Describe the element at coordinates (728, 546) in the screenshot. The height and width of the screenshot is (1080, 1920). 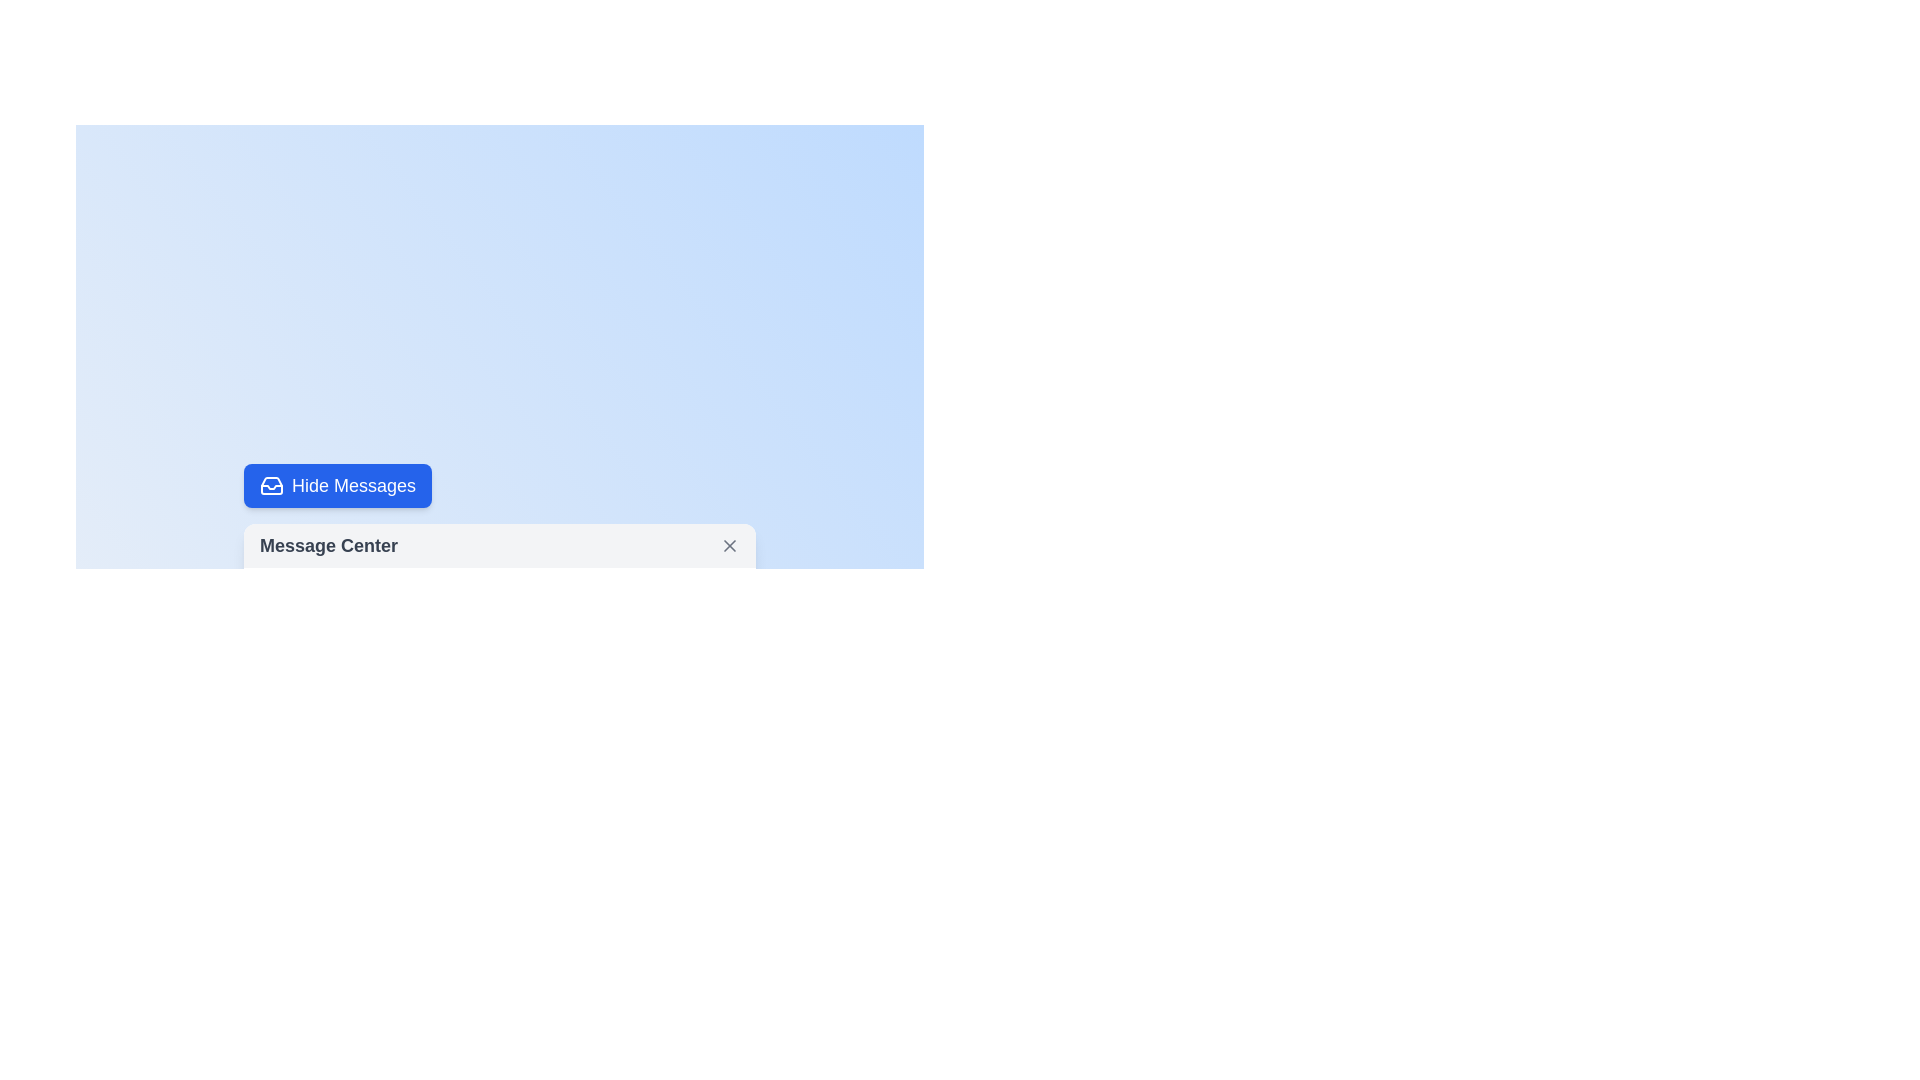
I see `the close button located on the right side of the 'Message Center' header to change its color` at that location.